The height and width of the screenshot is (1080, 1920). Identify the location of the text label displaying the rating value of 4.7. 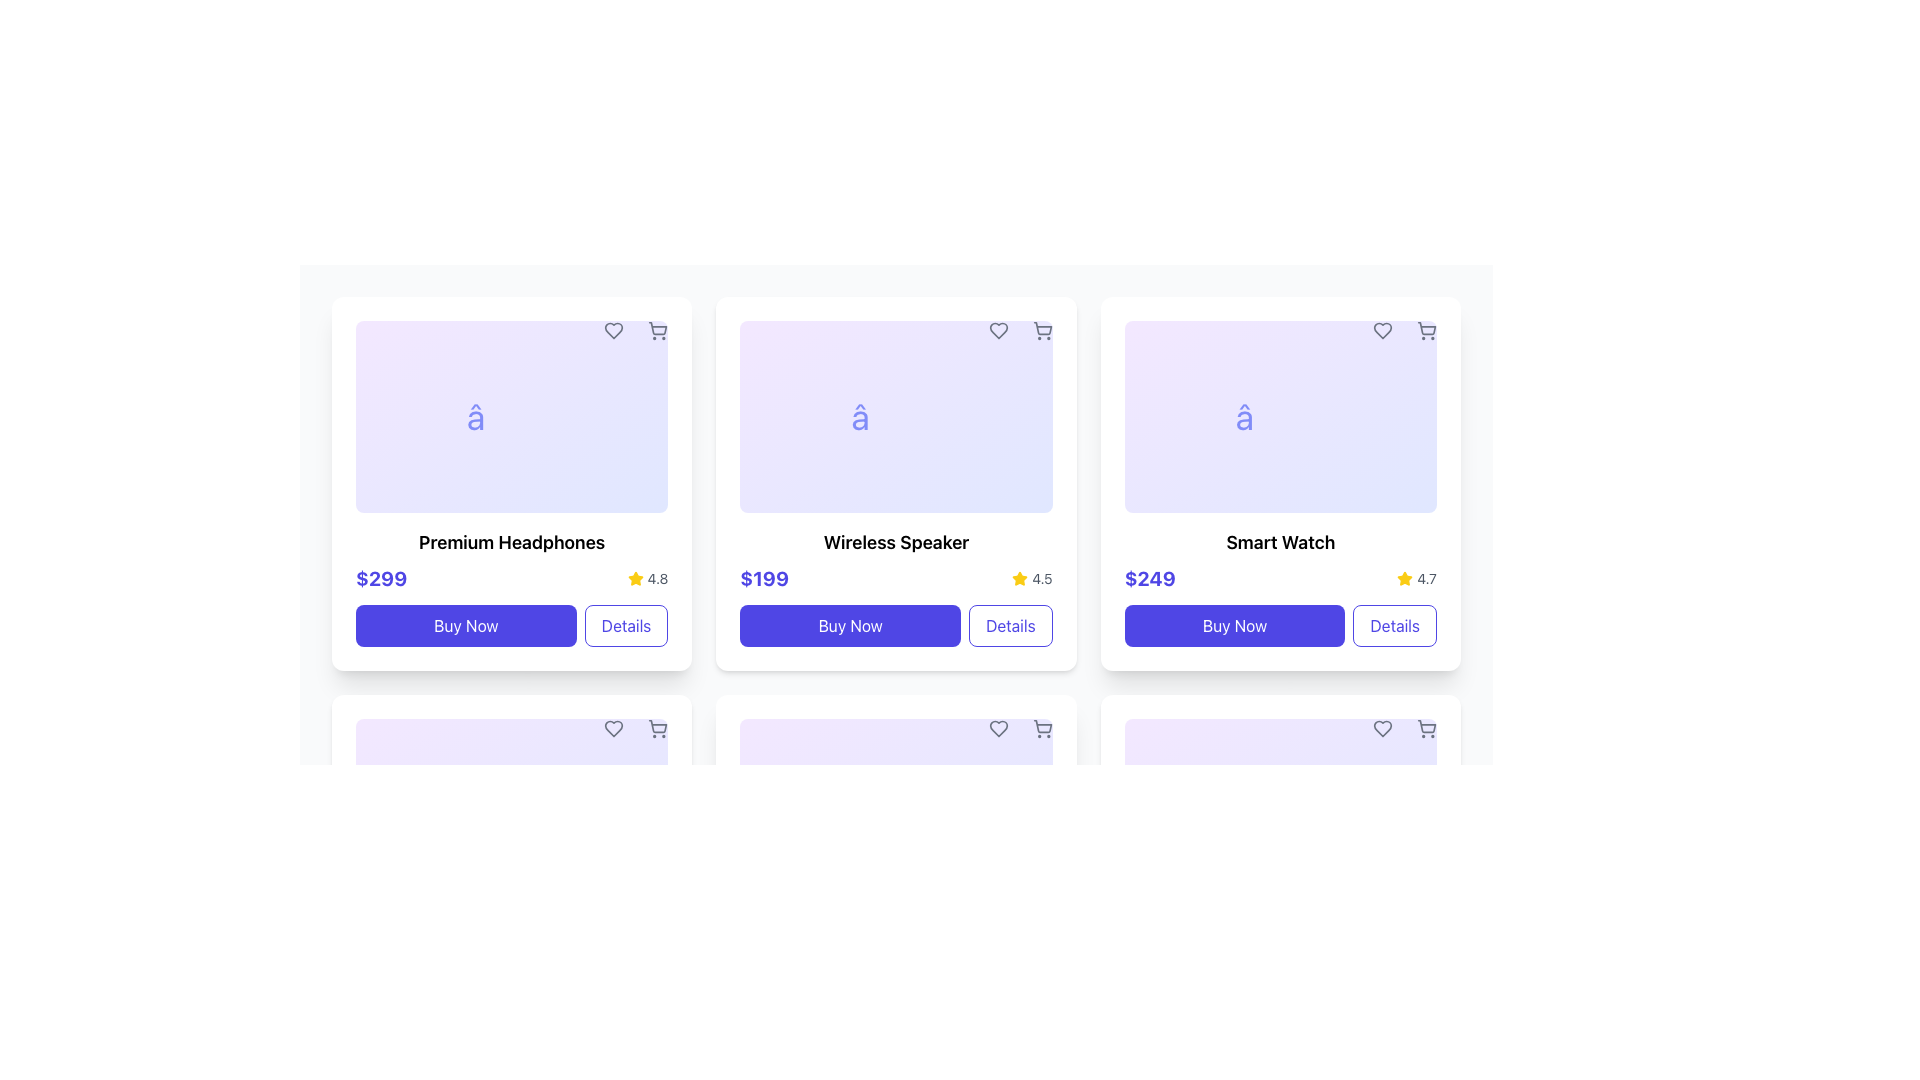
(1416, 578).